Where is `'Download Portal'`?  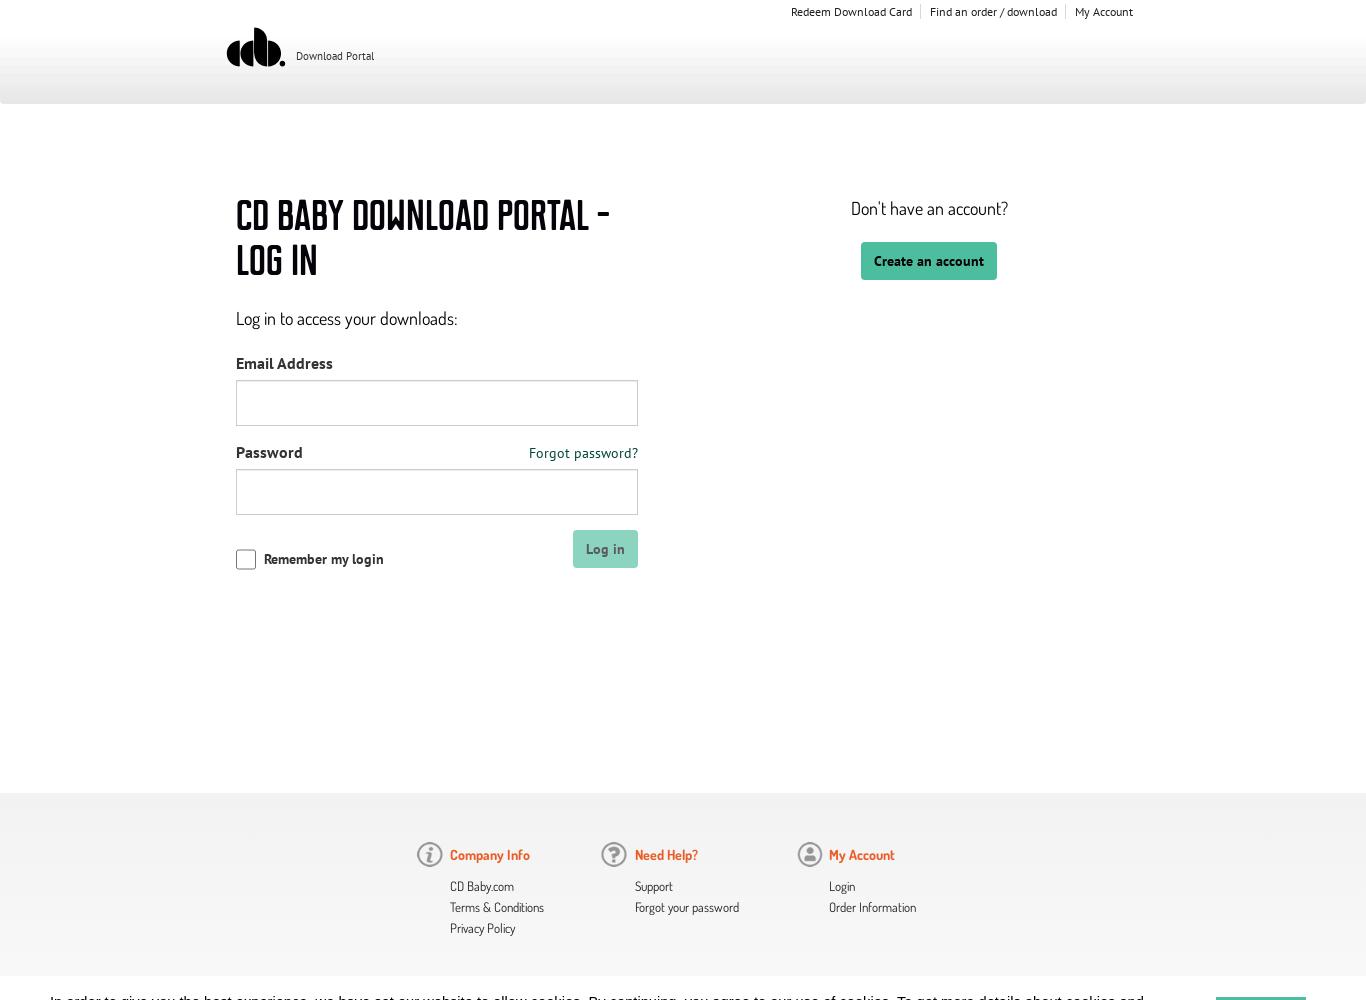 'Download Portal' is located at coordinates (333, 56).